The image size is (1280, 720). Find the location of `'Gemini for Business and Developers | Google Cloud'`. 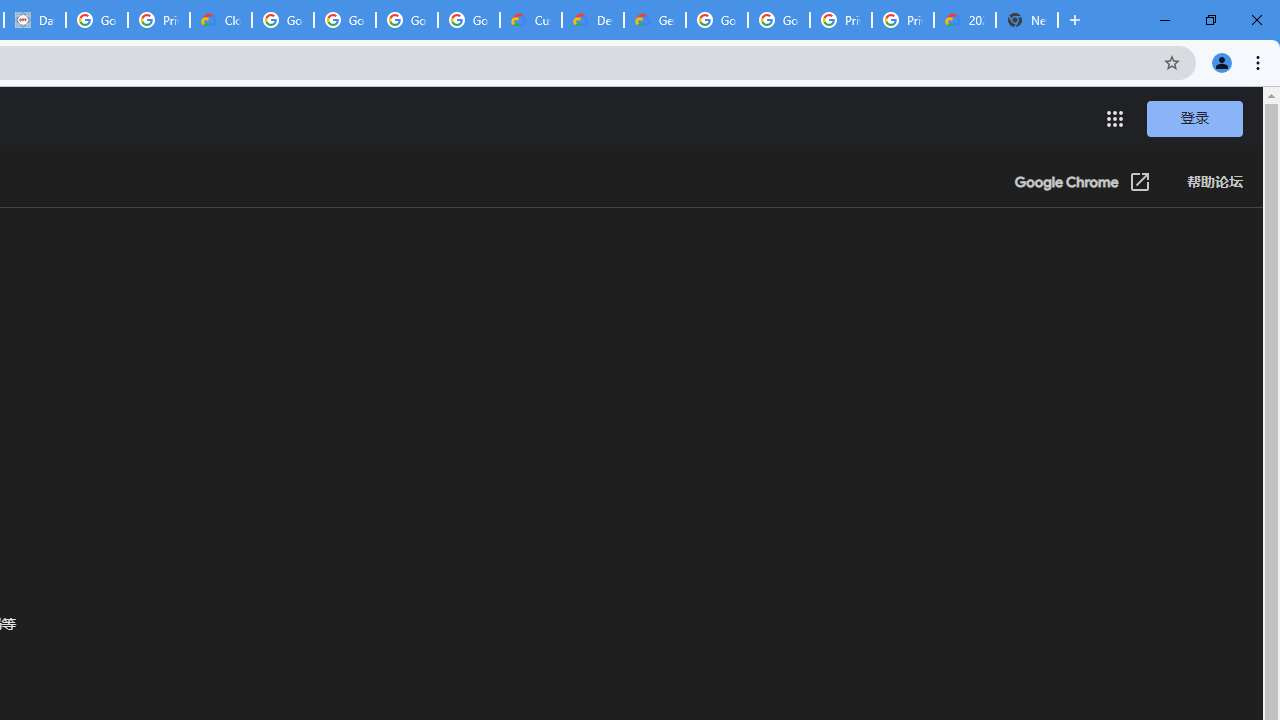

'Gemini for Business and Developers | Google Cloud' is located at coordinates (654, 20).